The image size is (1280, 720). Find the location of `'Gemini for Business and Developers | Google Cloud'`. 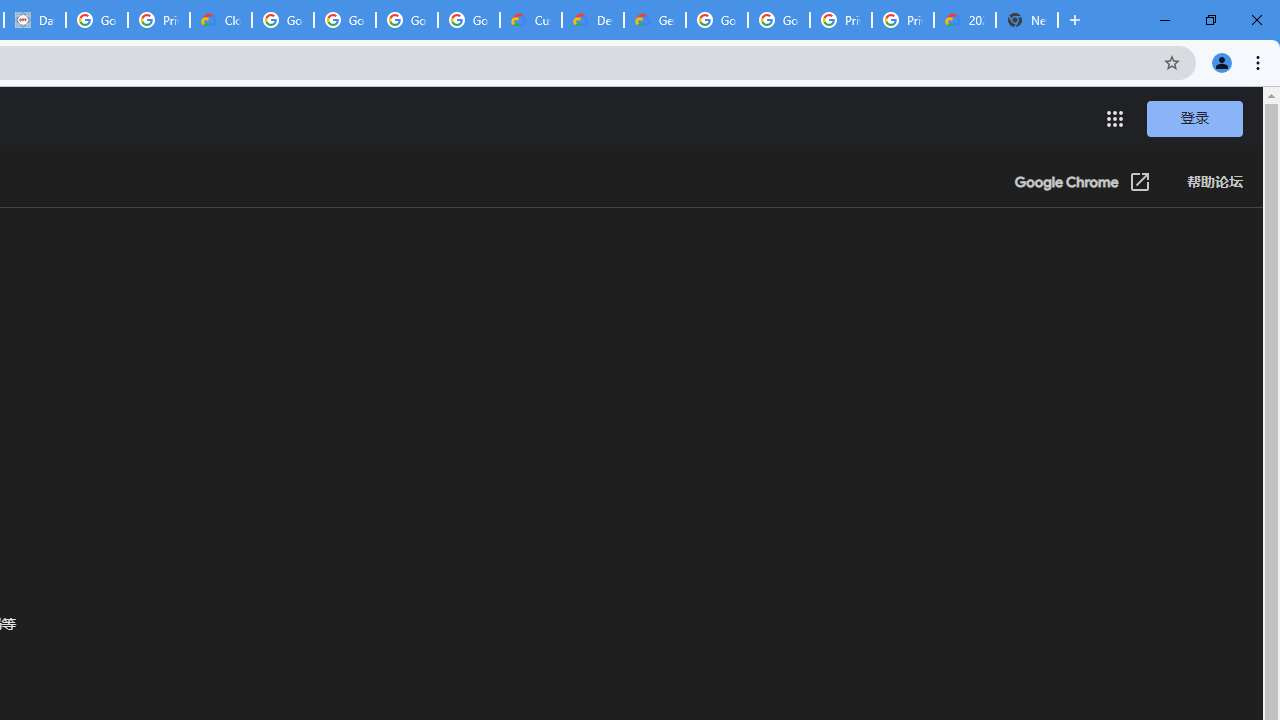

'Gemini for Business and Developers | Google Cloud' is located at coordinates (654, 20).